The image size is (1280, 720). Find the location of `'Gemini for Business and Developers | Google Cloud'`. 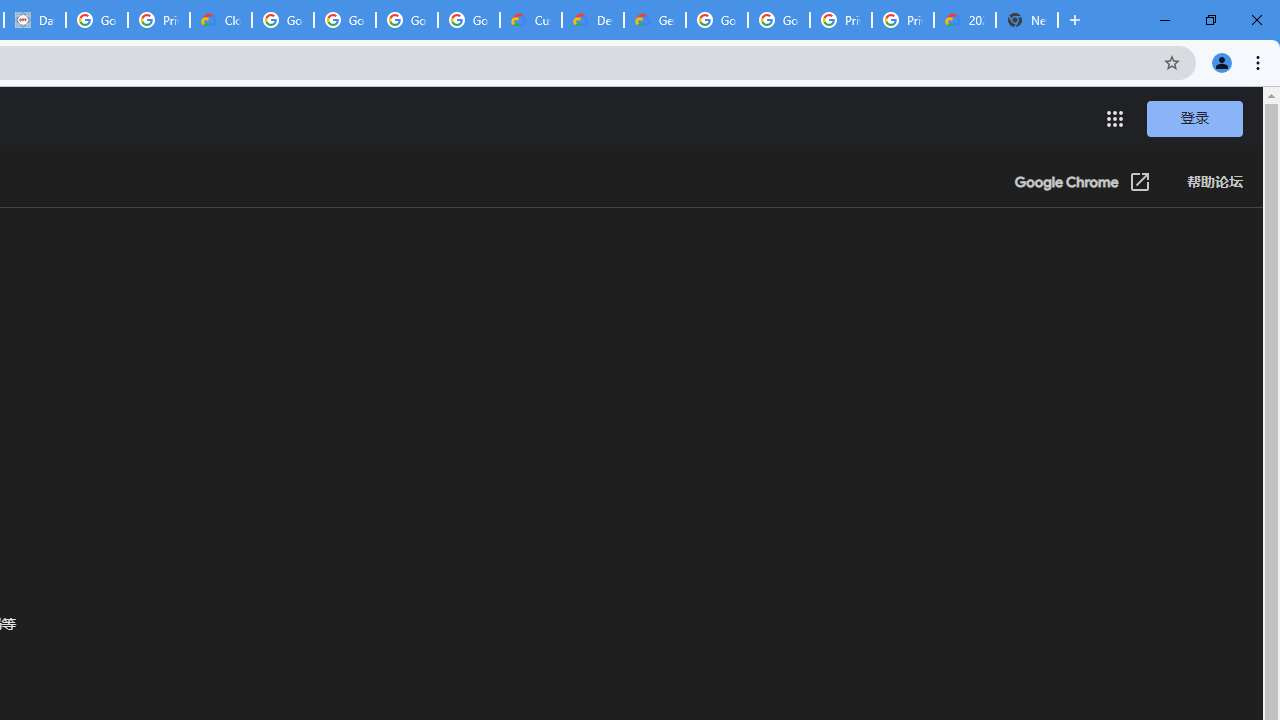

'Gemini for Business and Developers | Google Cloud' is located at coordinates (654, 20).